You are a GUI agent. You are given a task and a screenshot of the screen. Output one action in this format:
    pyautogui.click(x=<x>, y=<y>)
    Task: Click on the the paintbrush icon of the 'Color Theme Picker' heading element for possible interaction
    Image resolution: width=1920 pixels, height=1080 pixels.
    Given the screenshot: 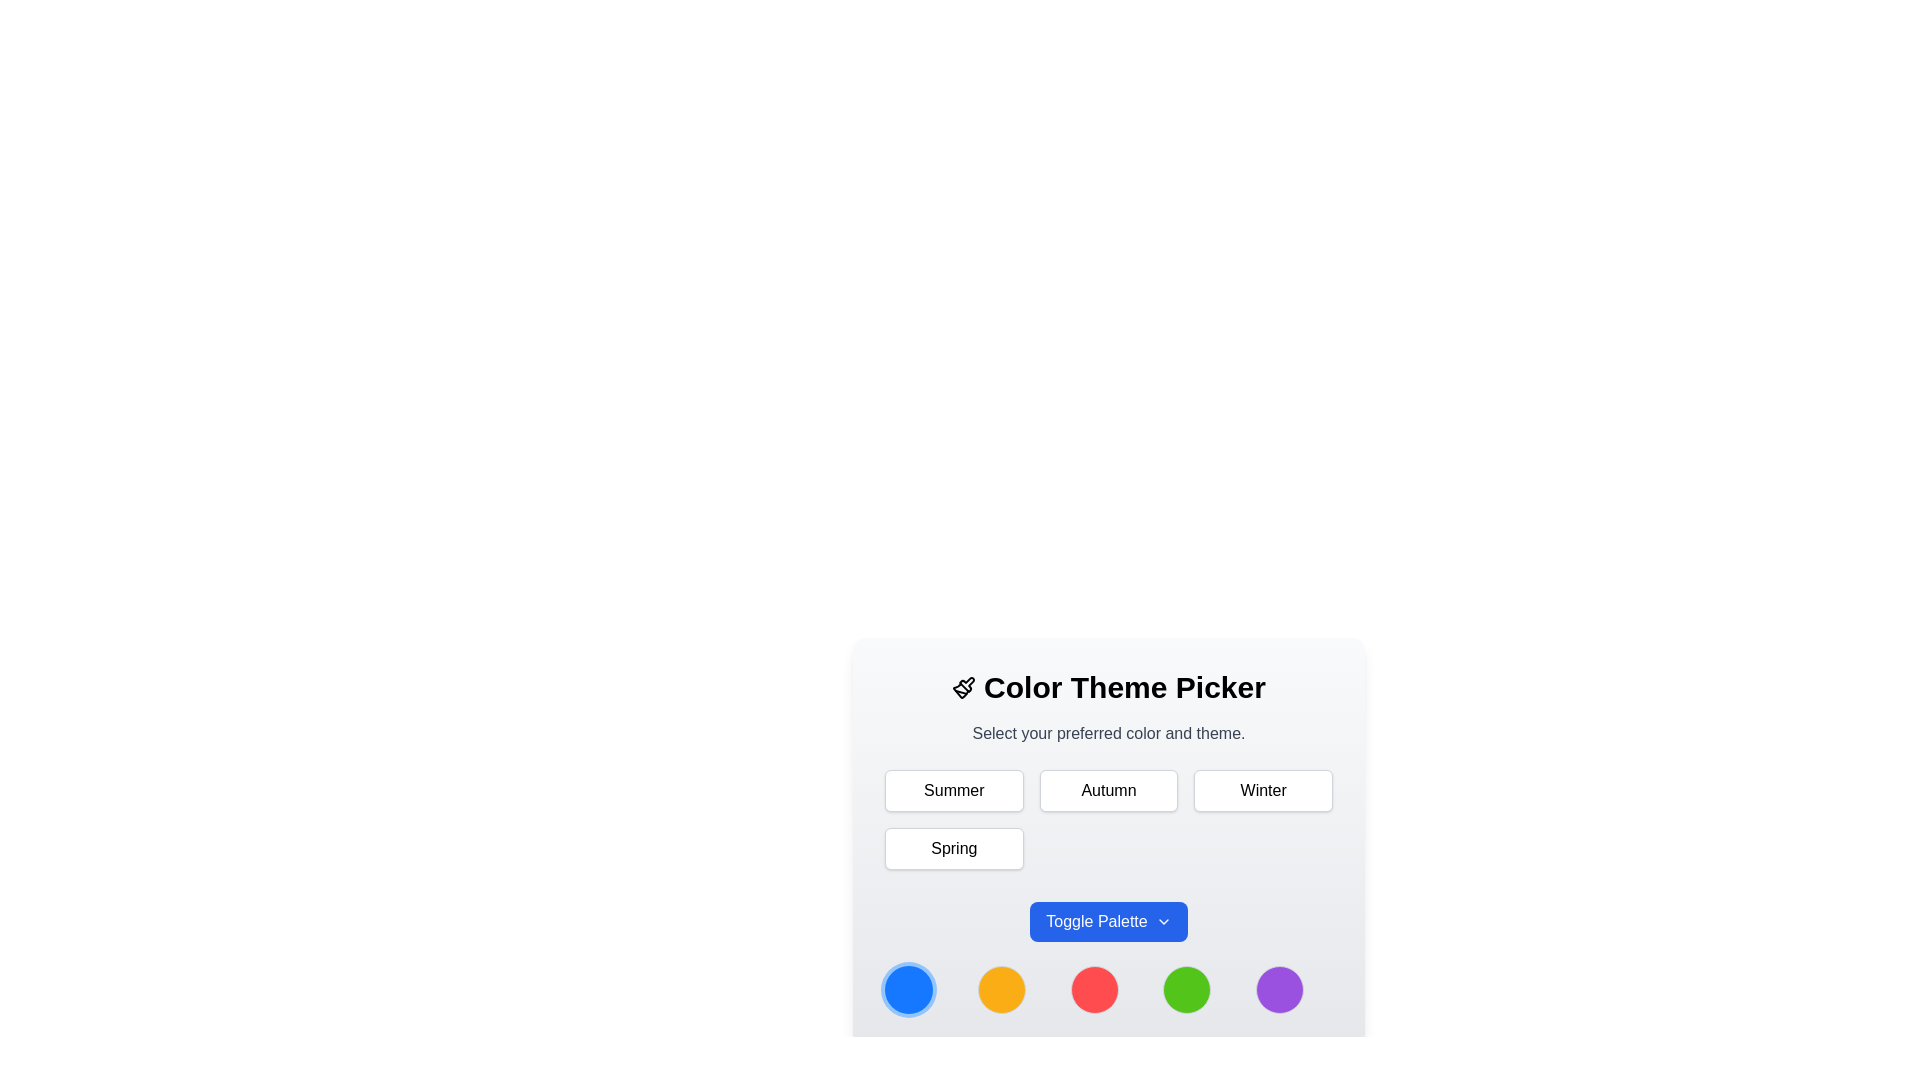 What is the action you would take?
    pyautogui.click(x=1107, y=686)
    